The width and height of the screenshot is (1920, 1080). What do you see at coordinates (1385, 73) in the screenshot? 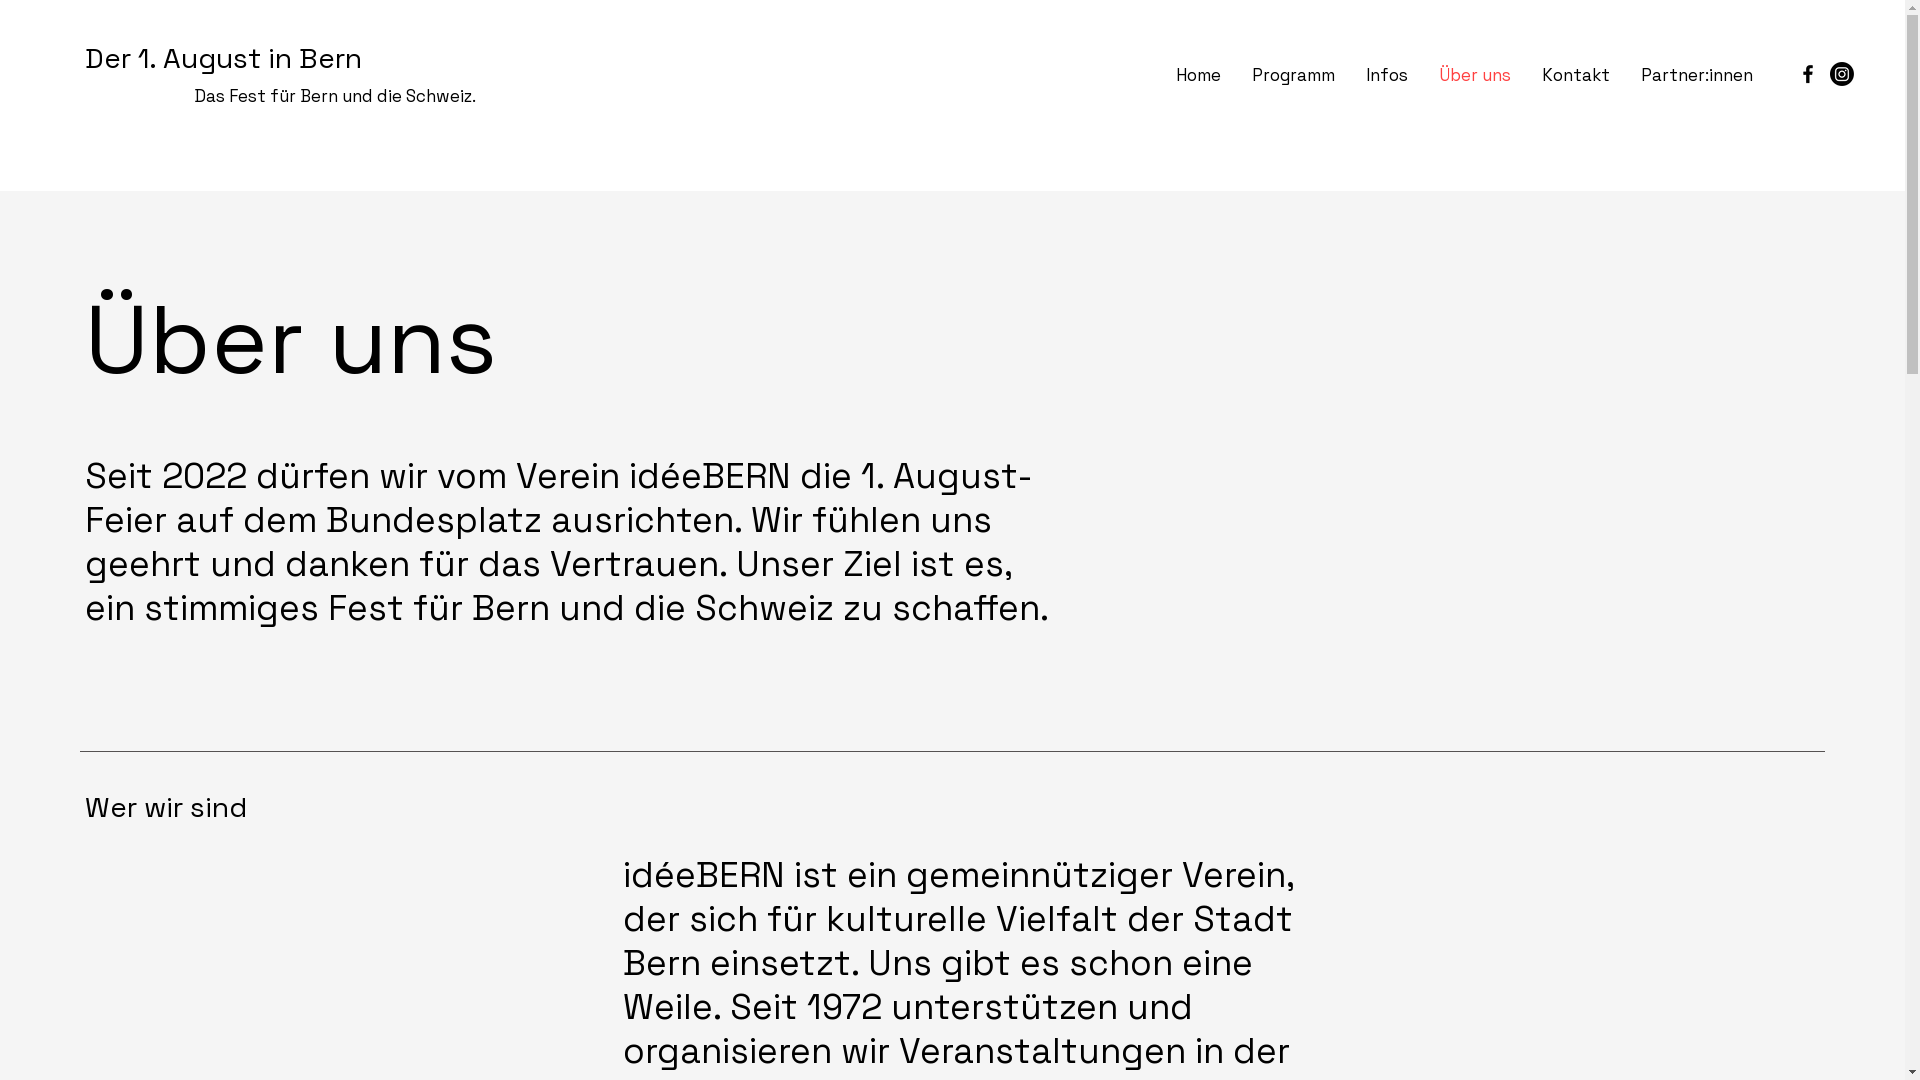
I see `'Infos'` at bounding box center [1385, 73].